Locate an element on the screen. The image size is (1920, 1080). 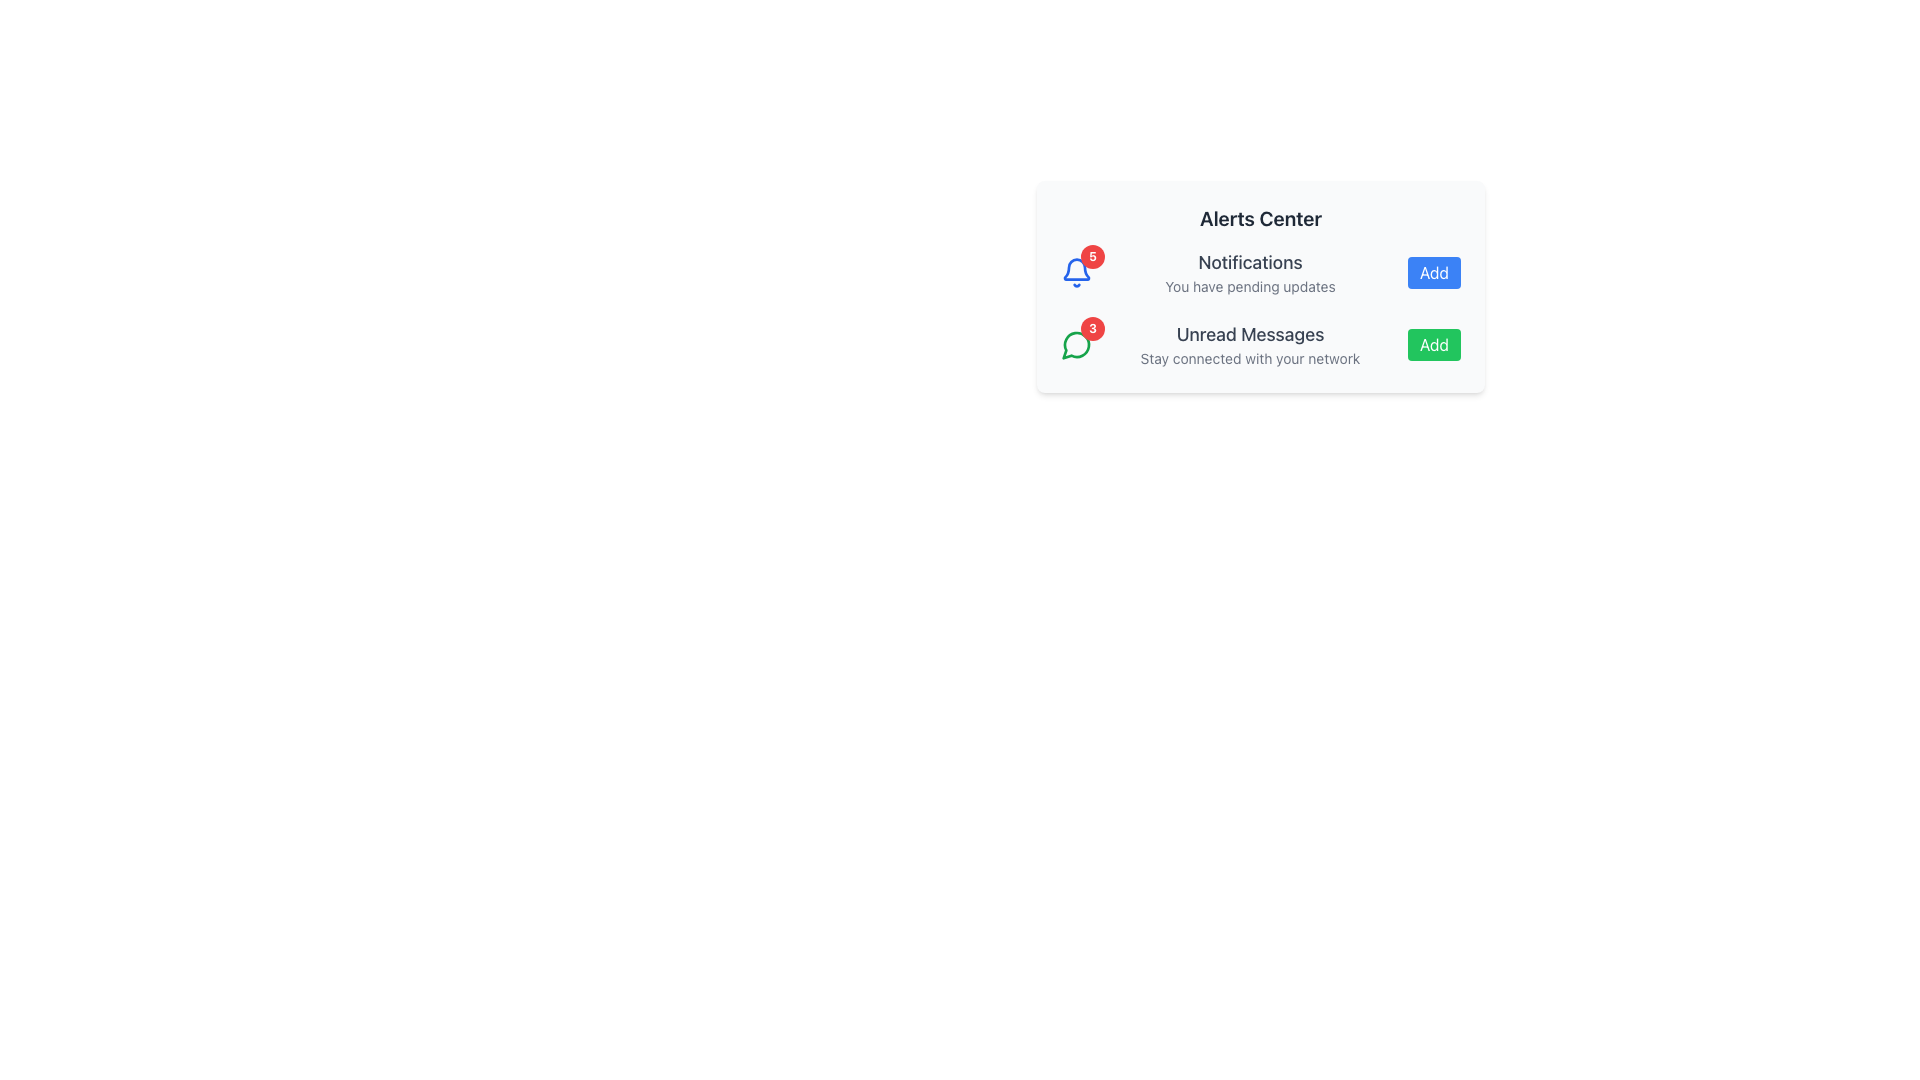
the Badge notification icon indicating 3 unread messages, located in the notifications panel below the Notifications section is located at coordinates (1075, 343).